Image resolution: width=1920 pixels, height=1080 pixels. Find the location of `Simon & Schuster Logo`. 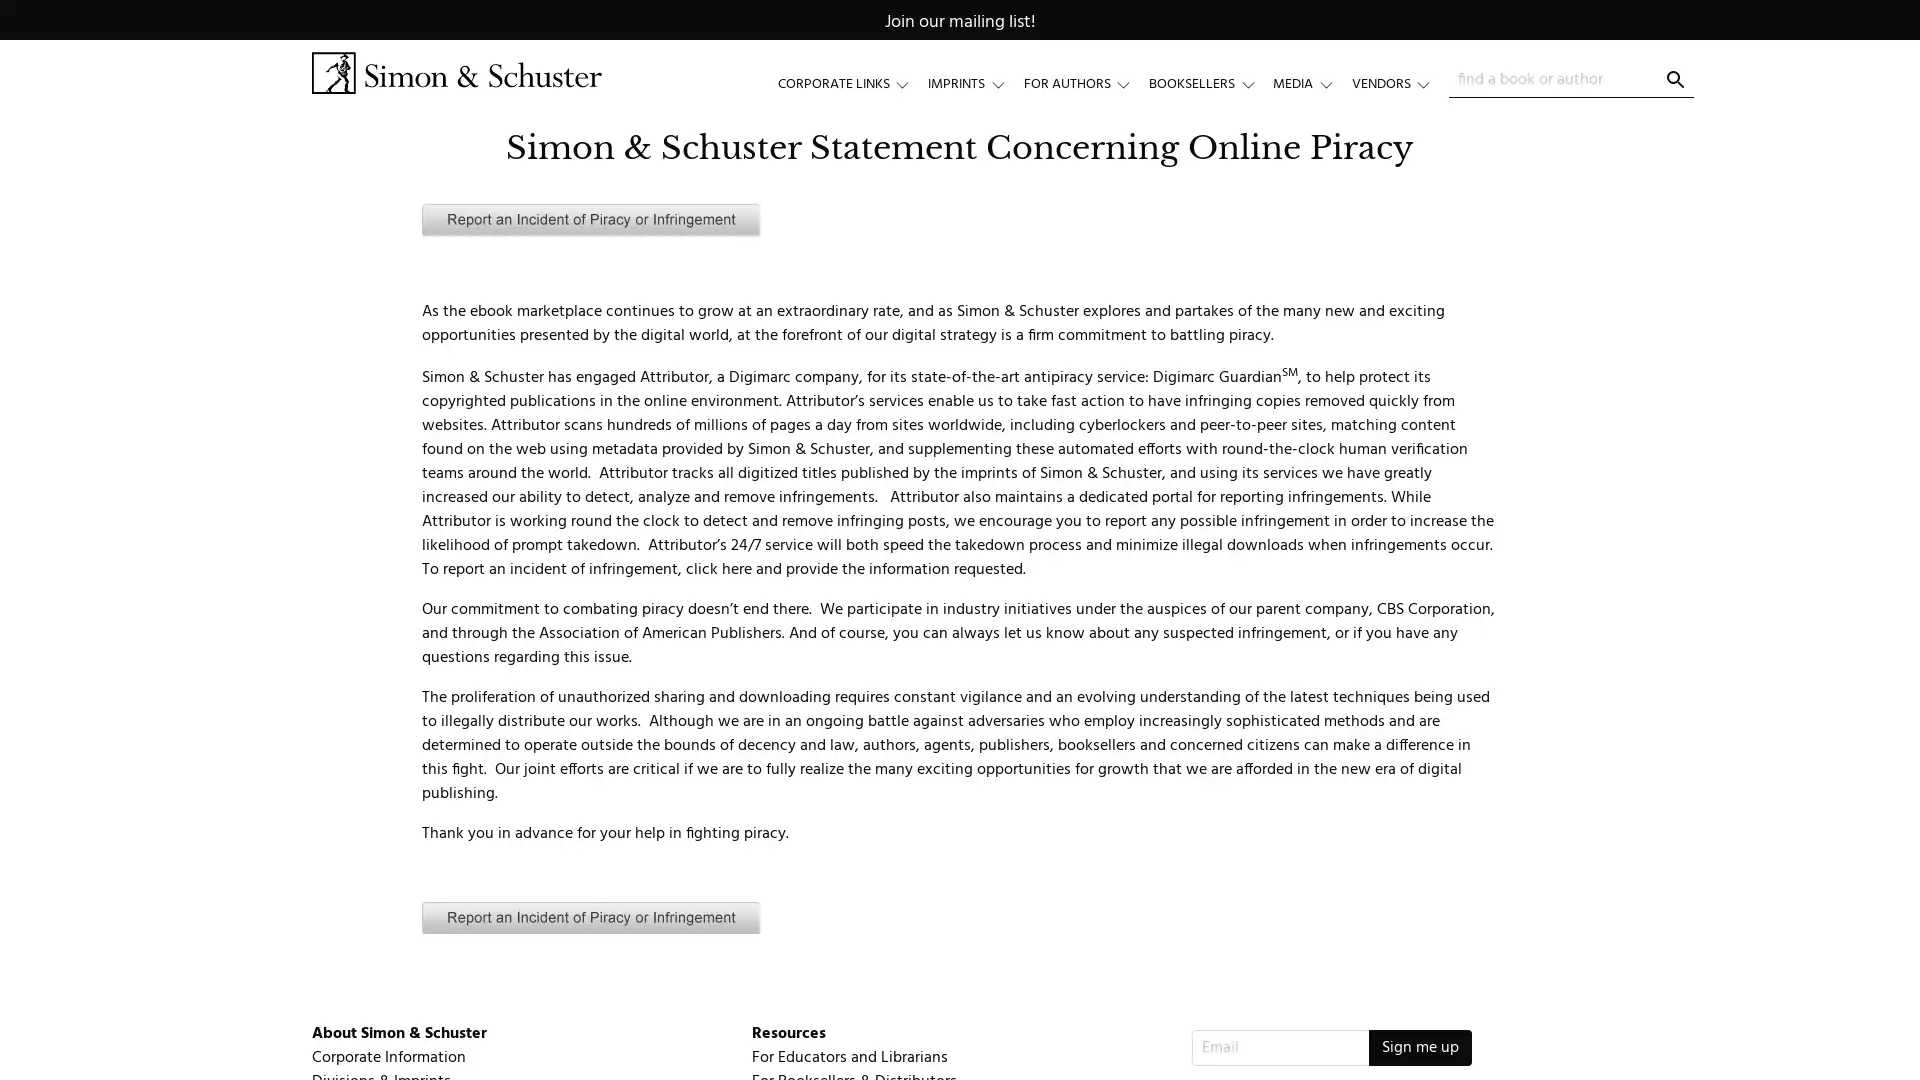

Simon & Schuster Logo is located at coordinates (455, 72).